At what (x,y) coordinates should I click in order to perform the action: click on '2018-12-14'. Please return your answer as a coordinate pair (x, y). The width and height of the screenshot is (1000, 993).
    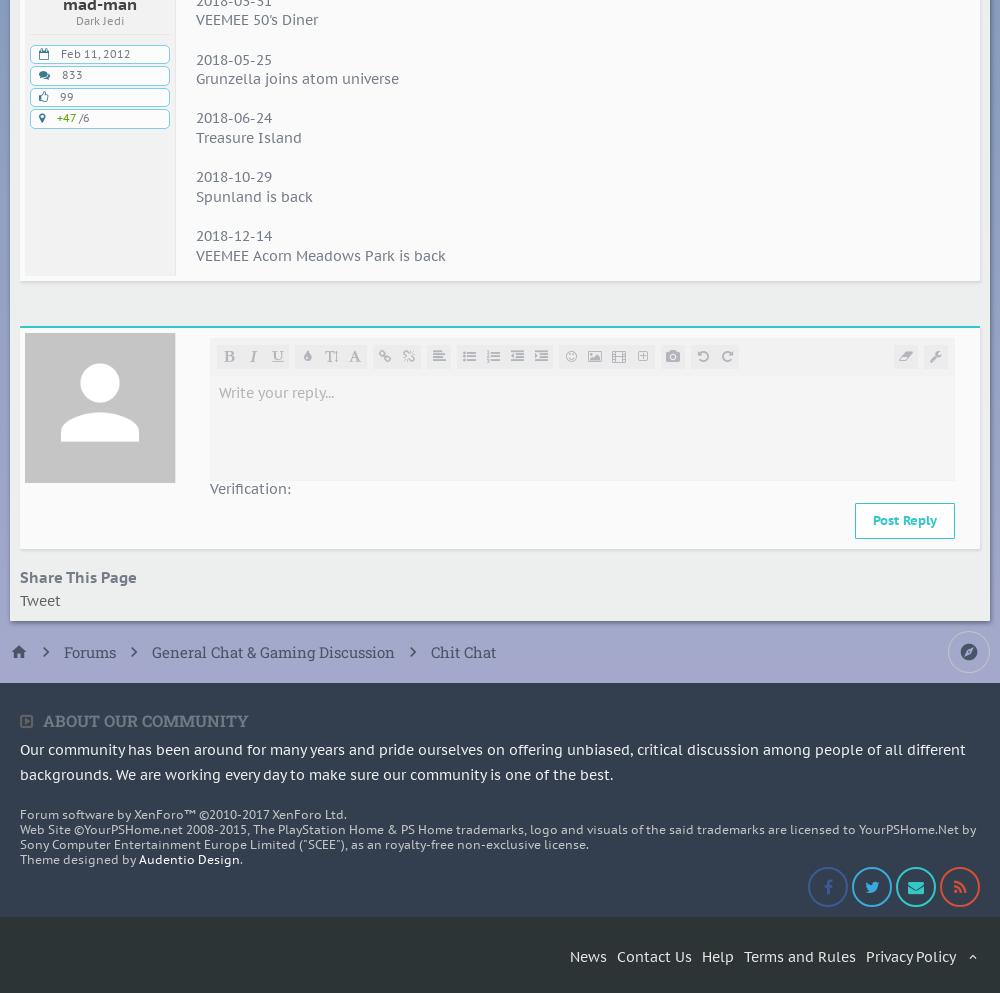
    Looking at the image, I should click on (195, 235).